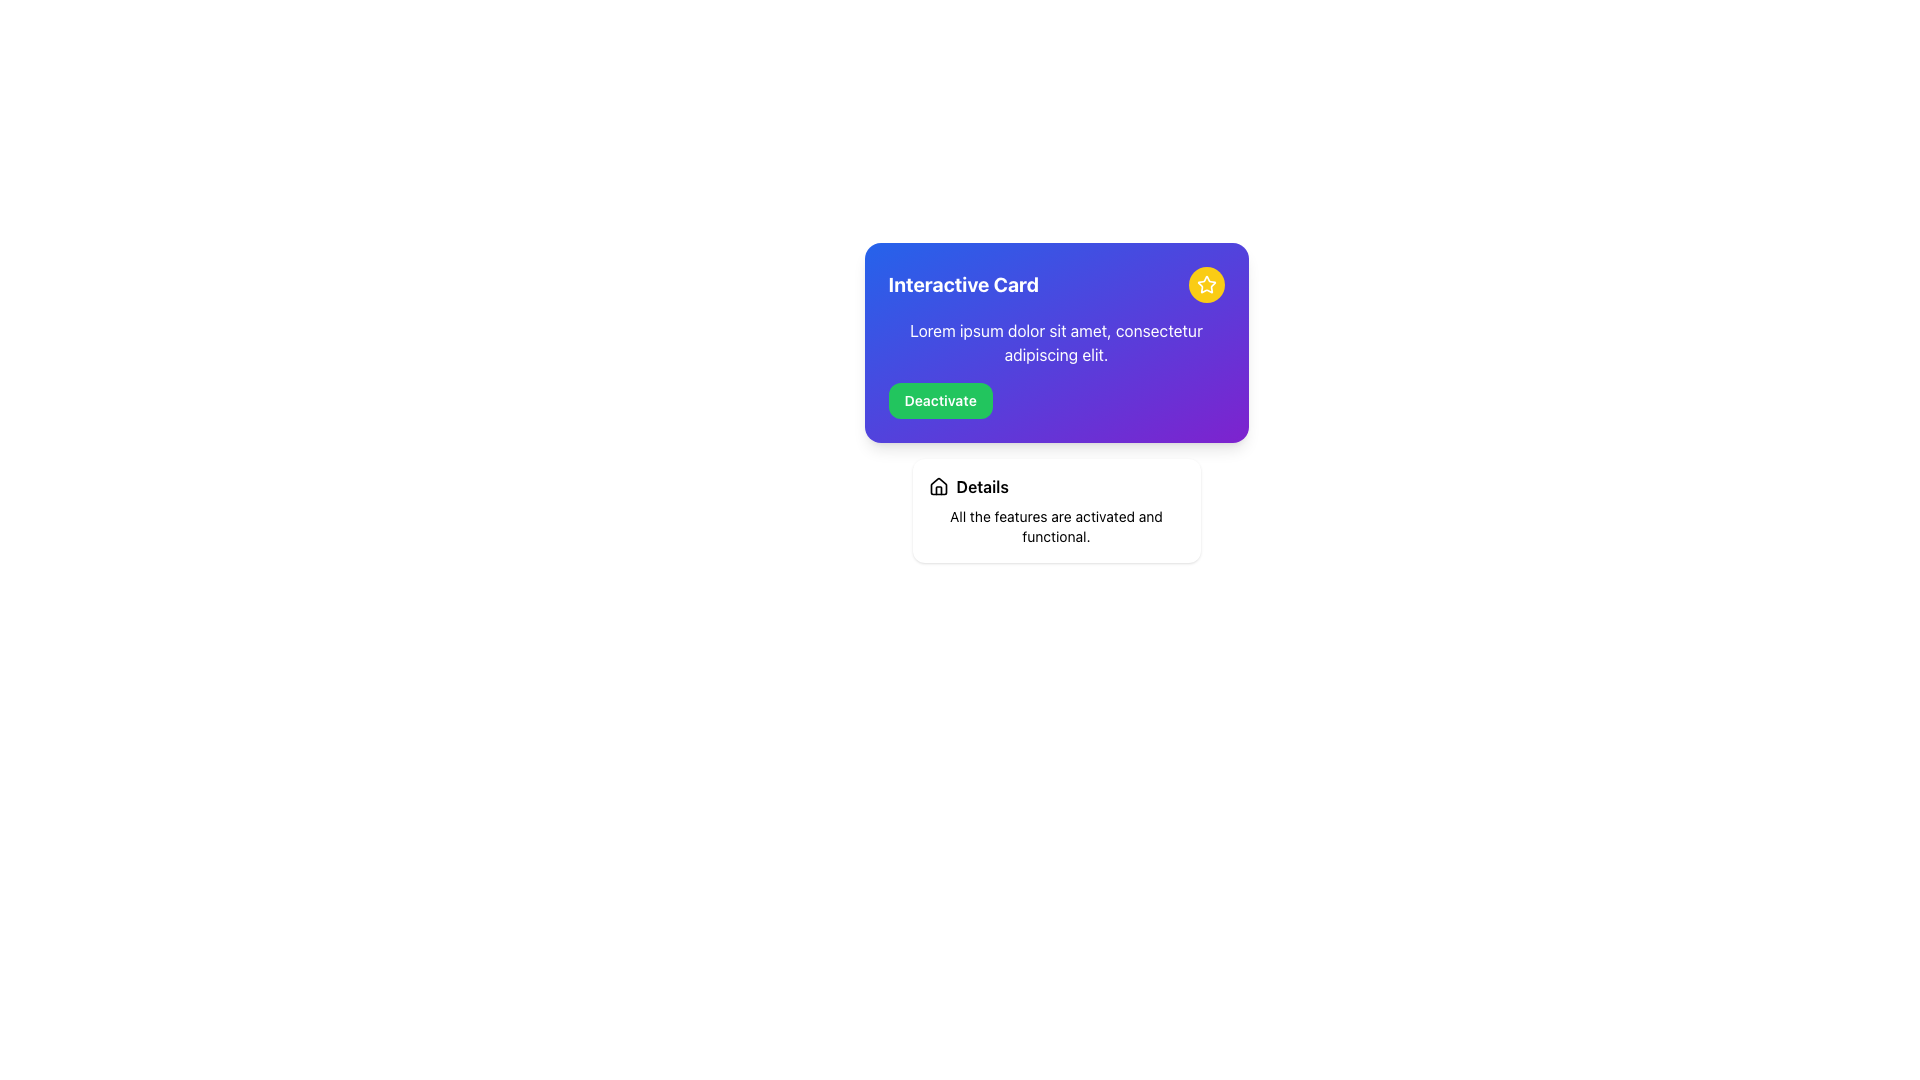  What do you see at coordinates (1205, 285) in the screenshot?
I see `the button located in the top-right corner of the 'Interactive Card' panel for keyboard interaction` at bounding box center [1205, 285].